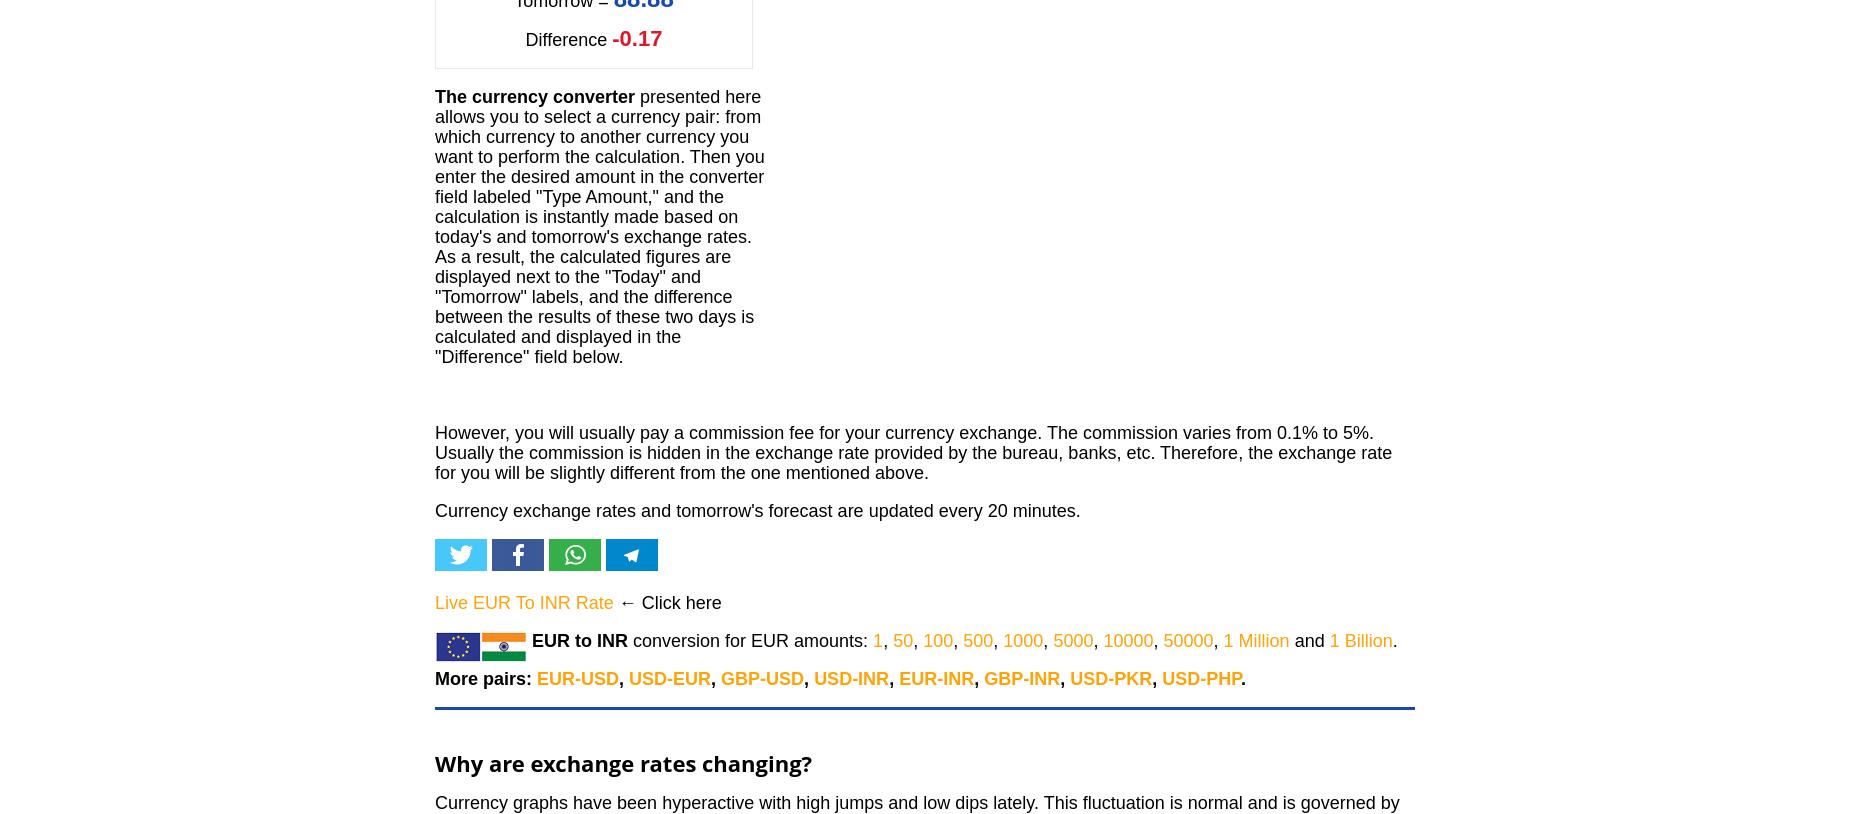 The height and width of the screenshot is (814, 1850). What do you see at coordinates (433, 762) in the screenshot?
I see `'Why are exchange rates changing?'` at bounding box center [433, 762].